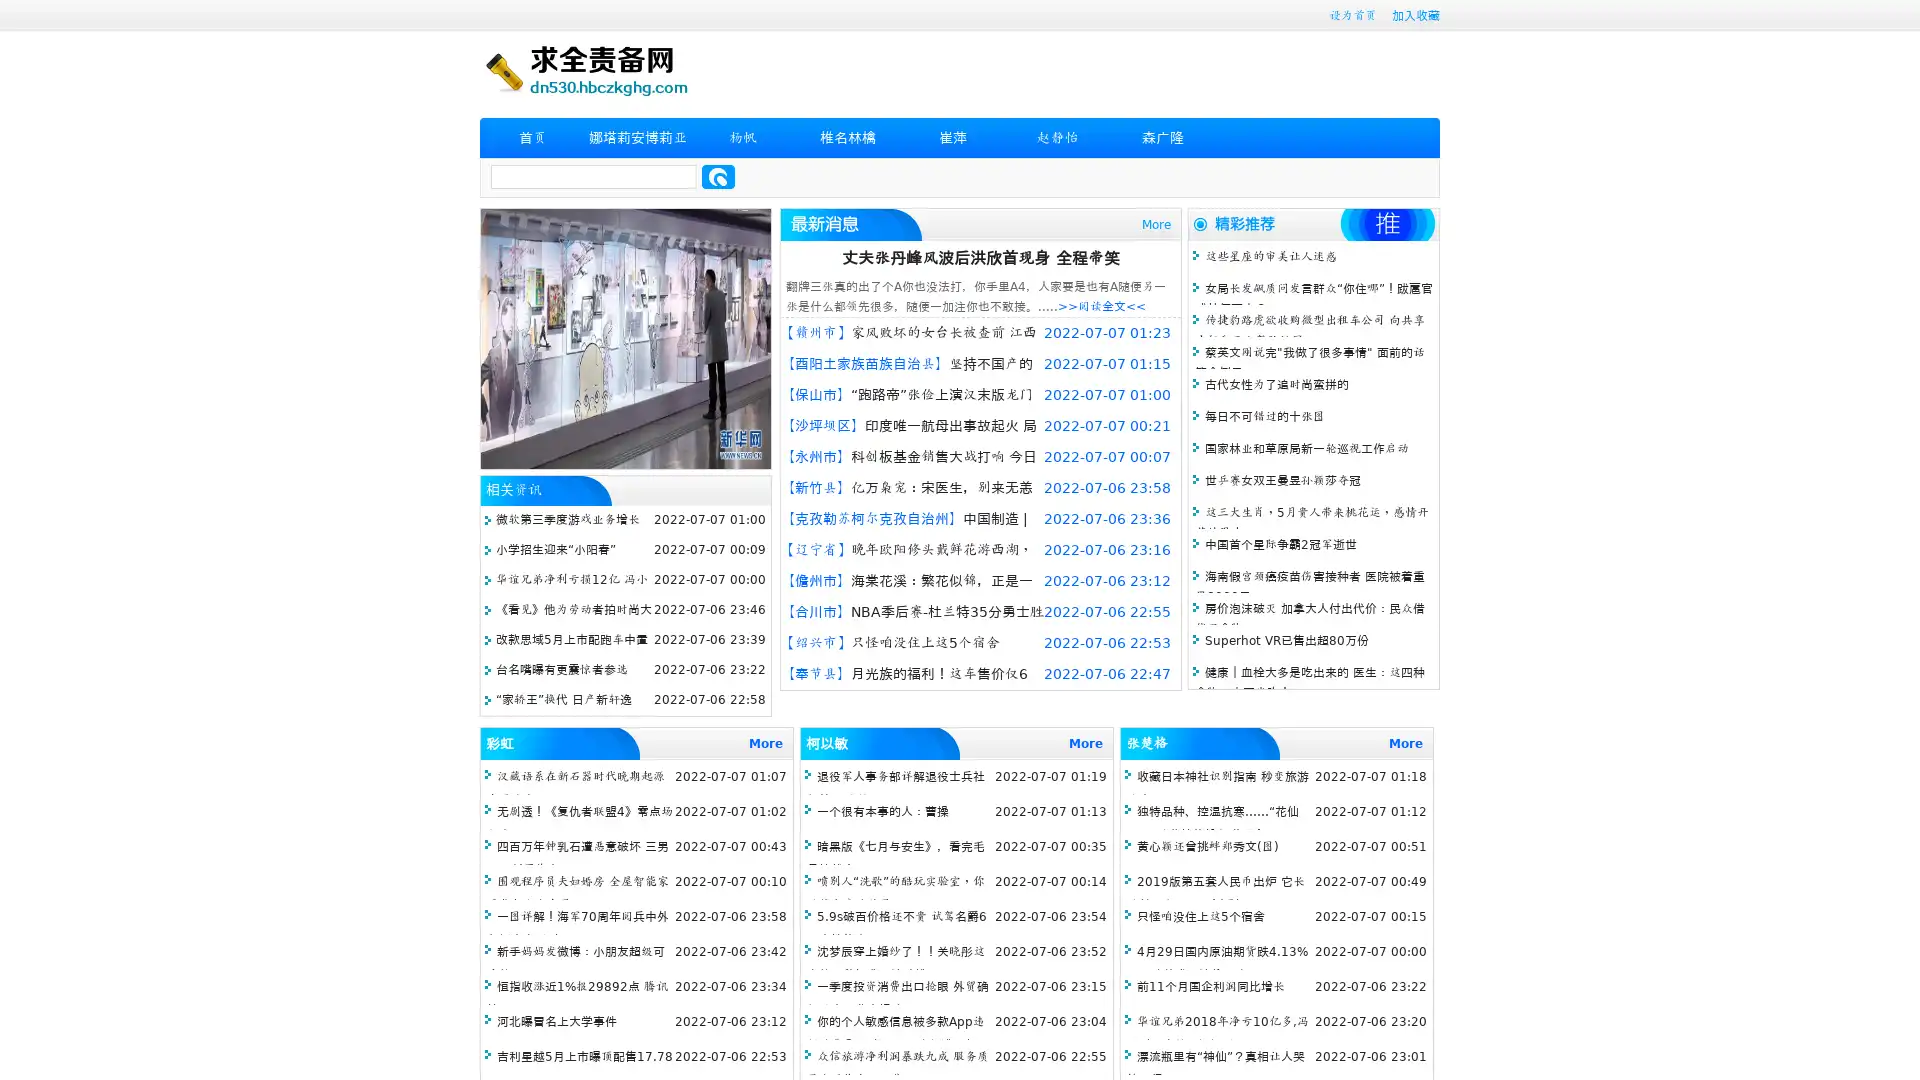  What do you see at coordinates (718, 176) in the screenshot?
I see `Search` at bounding box center [718, 176].